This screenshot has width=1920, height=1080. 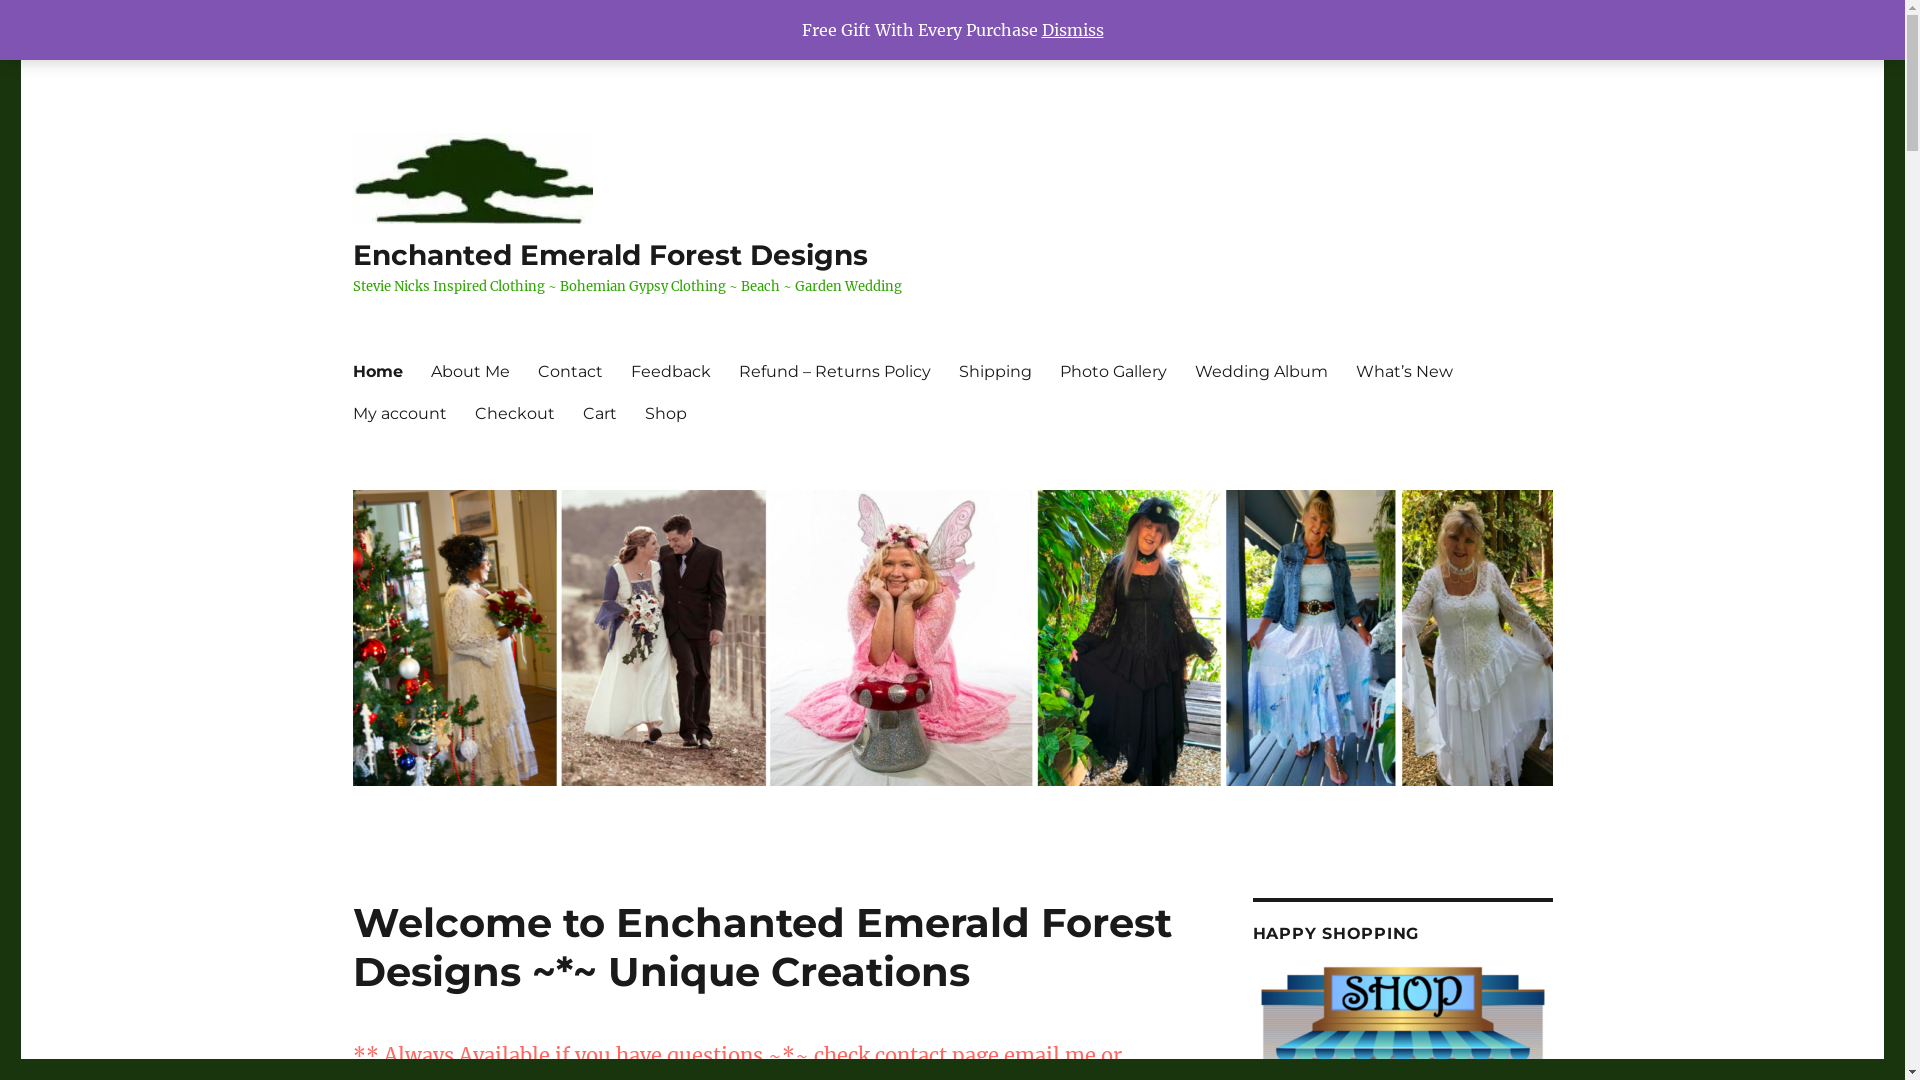 What do you see at coordinates (1112, 370) in the screenshot?
I see `'Photo Gallery'` at bounding box center [1112, 370].